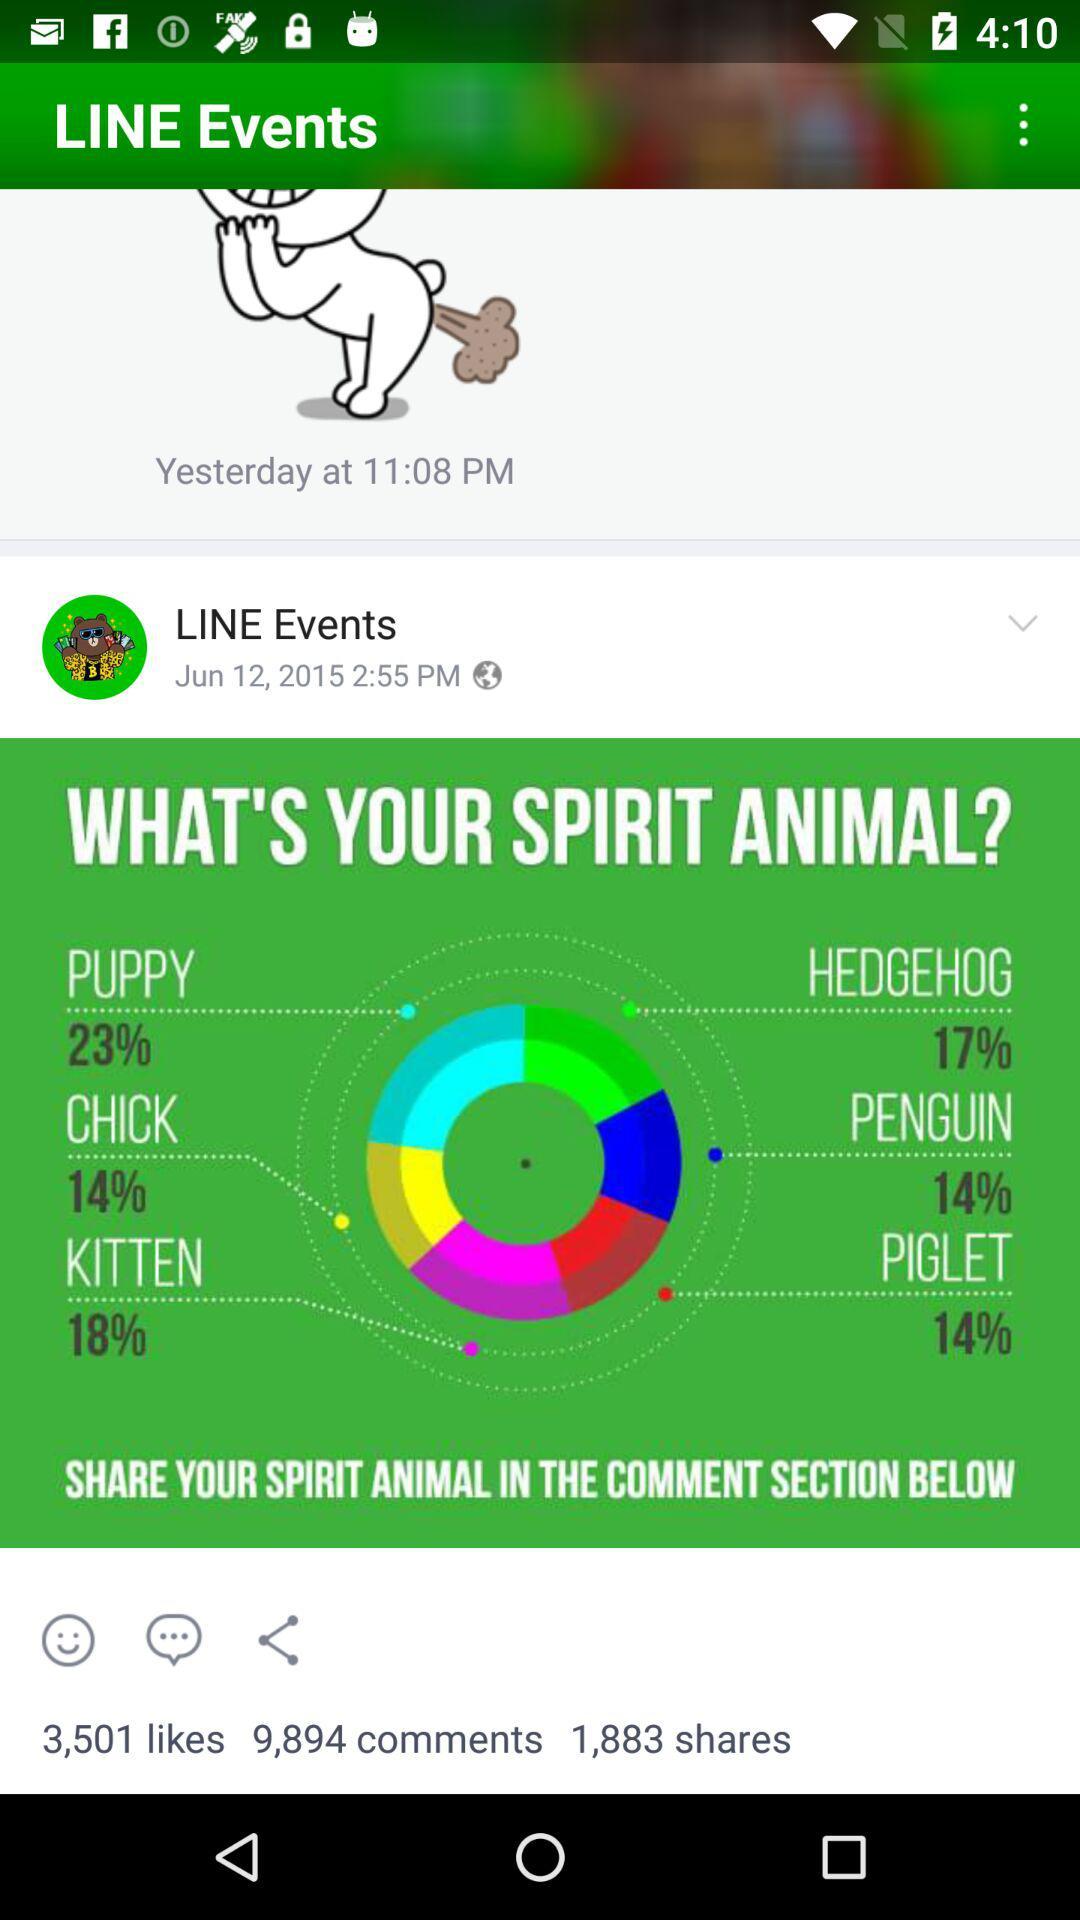 The width and height of the screenshot is (1080, 1920). Describe the element at coordinates (397, 1738) in the screenshot. I see `9,894 comments app` at that location.